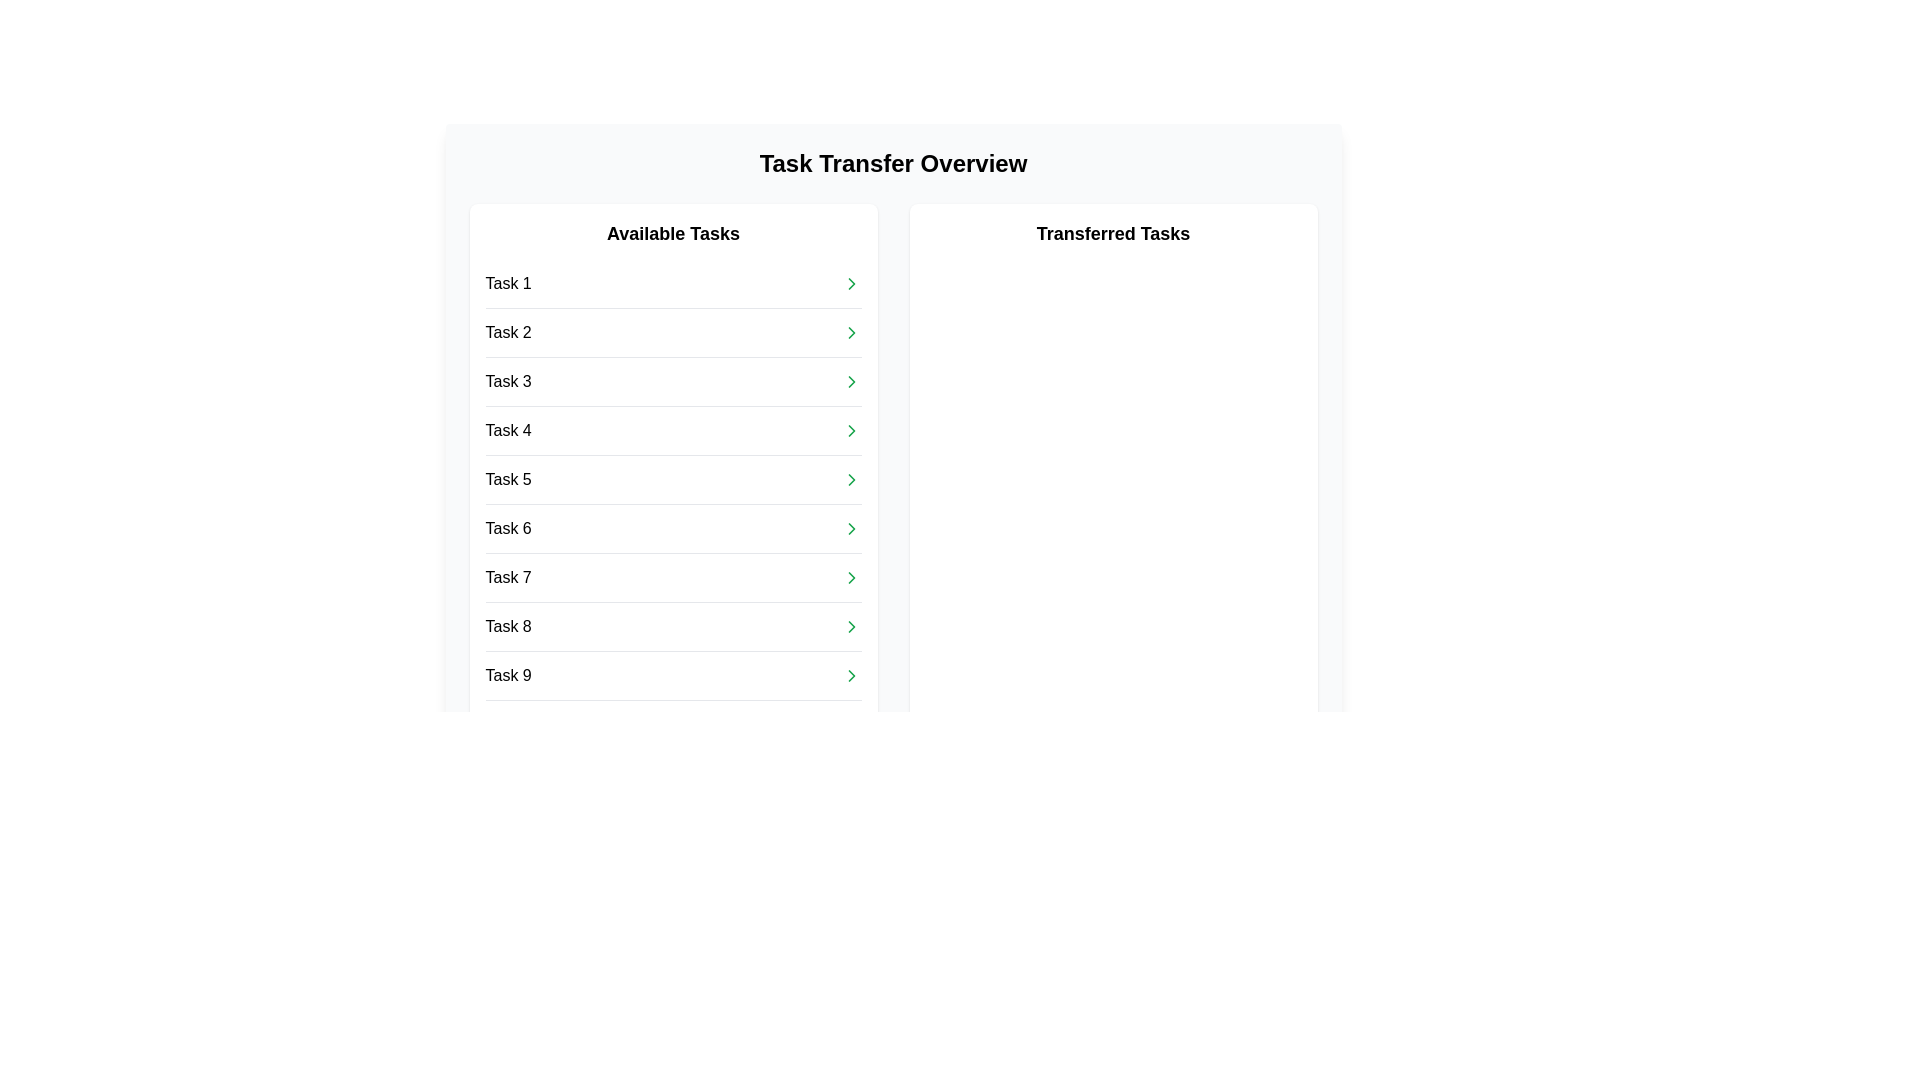 The image size is (1920, 1080). What do you see at coordinates (508, 578) in the screenshot?
I see `the seventh task item label in the vertical list, located between 'Task 6' and 'Task 8'` at bounding box center [508, 578].